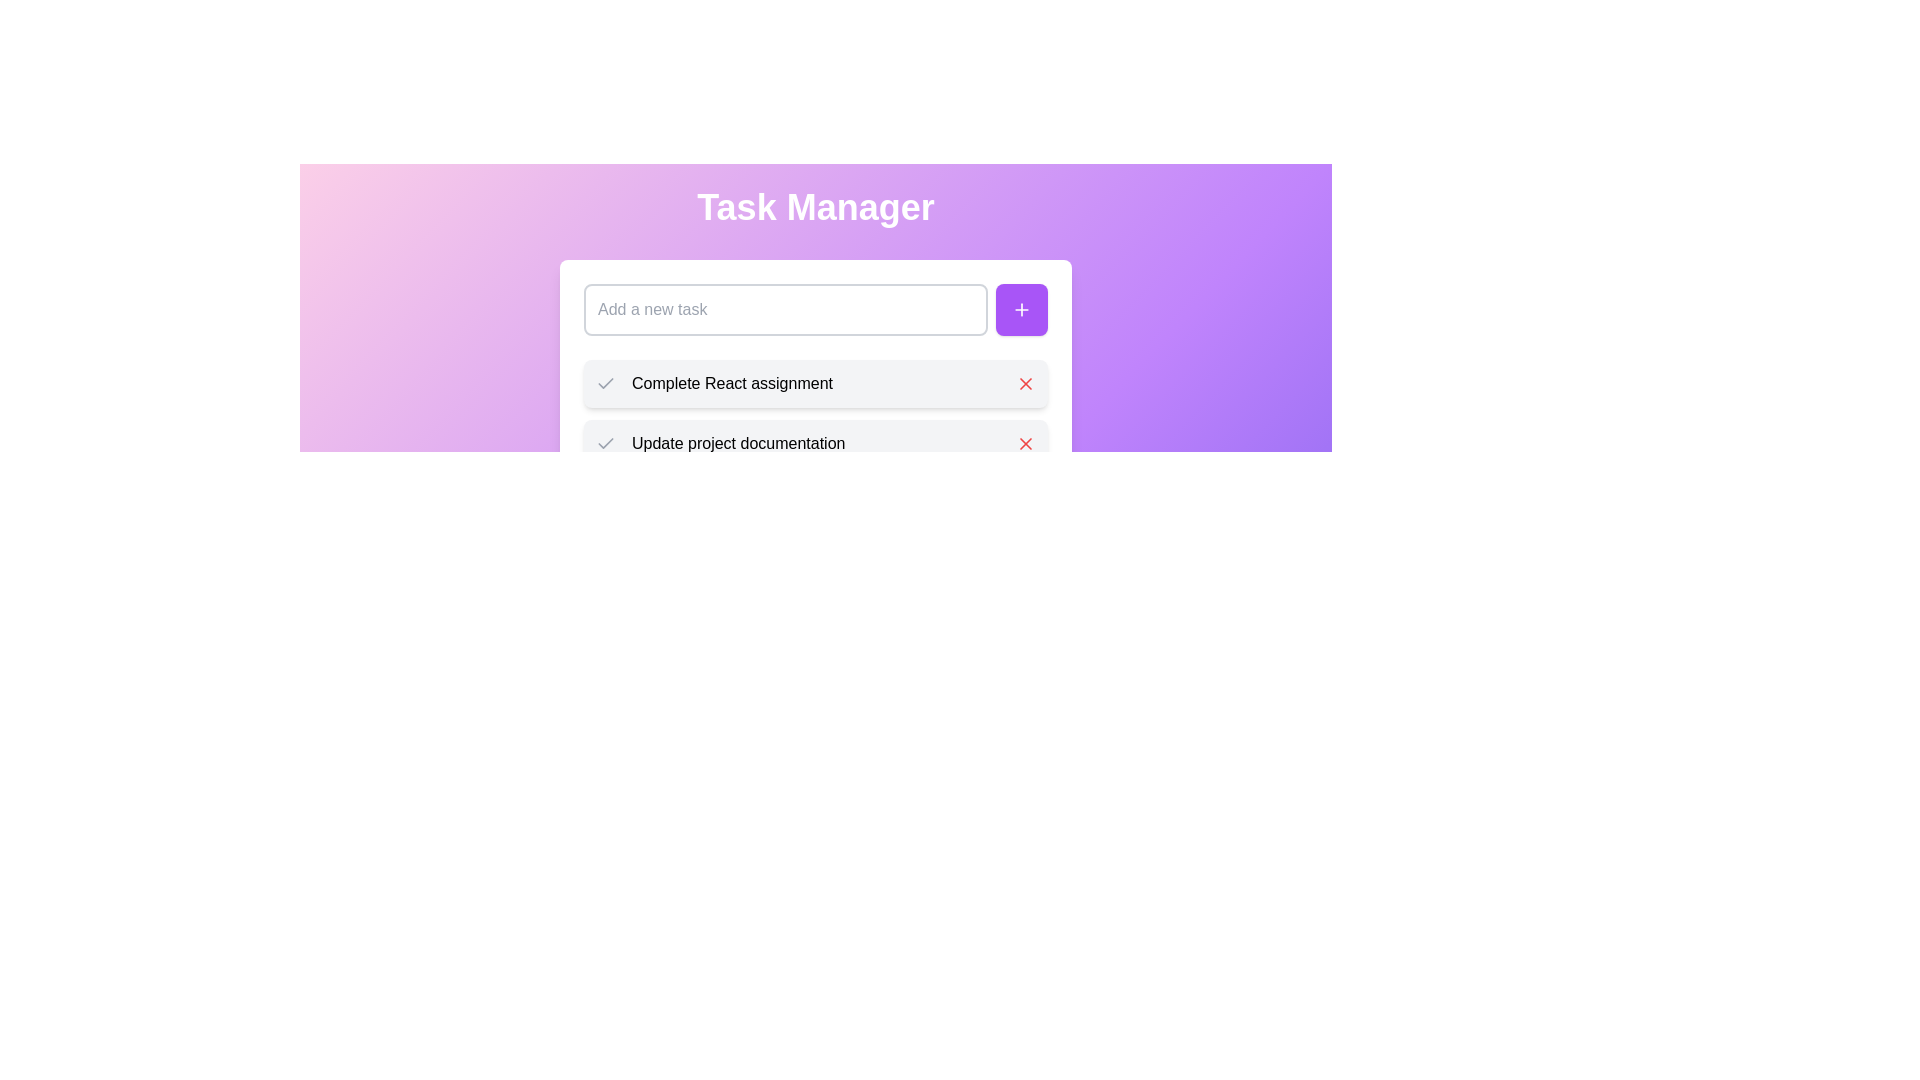 Image resolution: width=1920 pixels, height=1080 pixels. What do you see at coordinates (1022, 309) in the screenshot?
I see `the purple button with white text and a plus sign icon` at bounding box center [1022, 309].